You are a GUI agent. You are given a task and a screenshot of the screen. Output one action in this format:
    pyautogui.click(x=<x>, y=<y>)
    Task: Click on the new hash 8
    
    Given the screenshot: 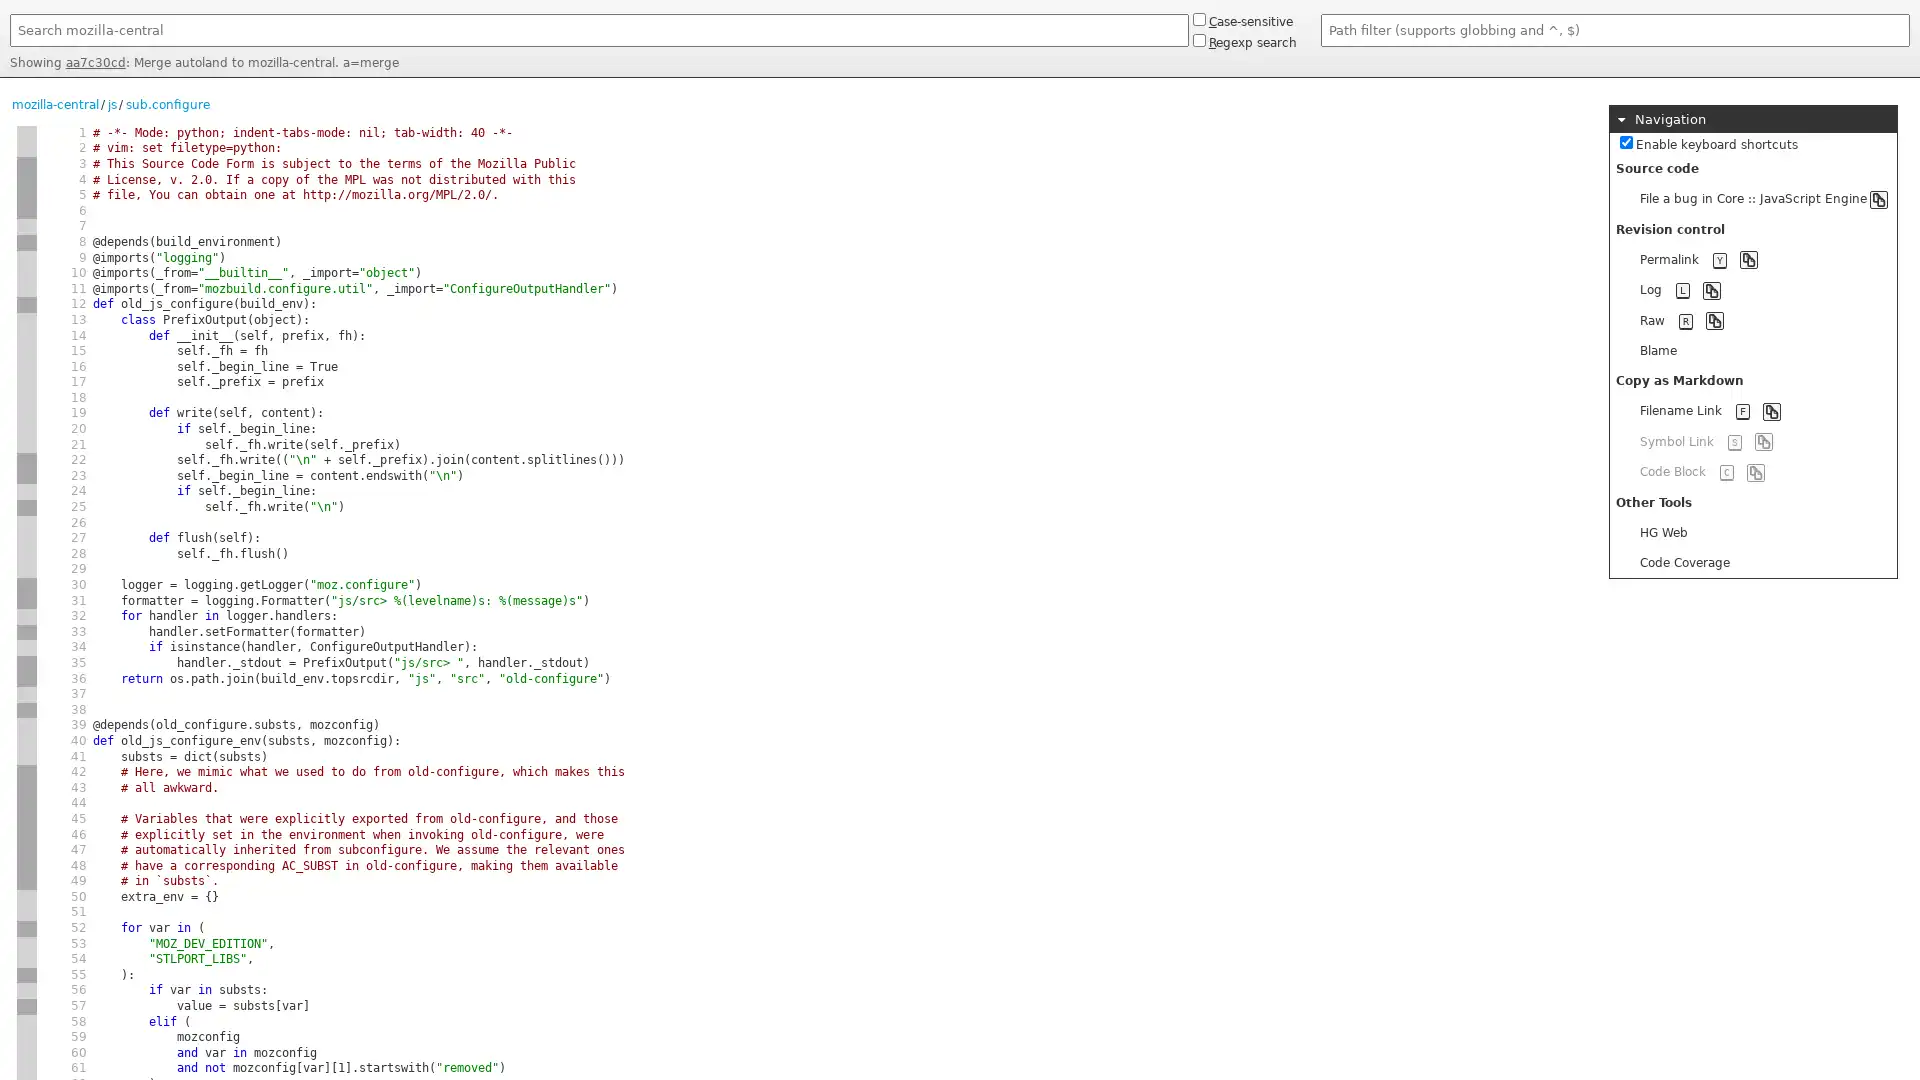 What is the action you would take?
    pyautogui.click(x=27, y=928)
    